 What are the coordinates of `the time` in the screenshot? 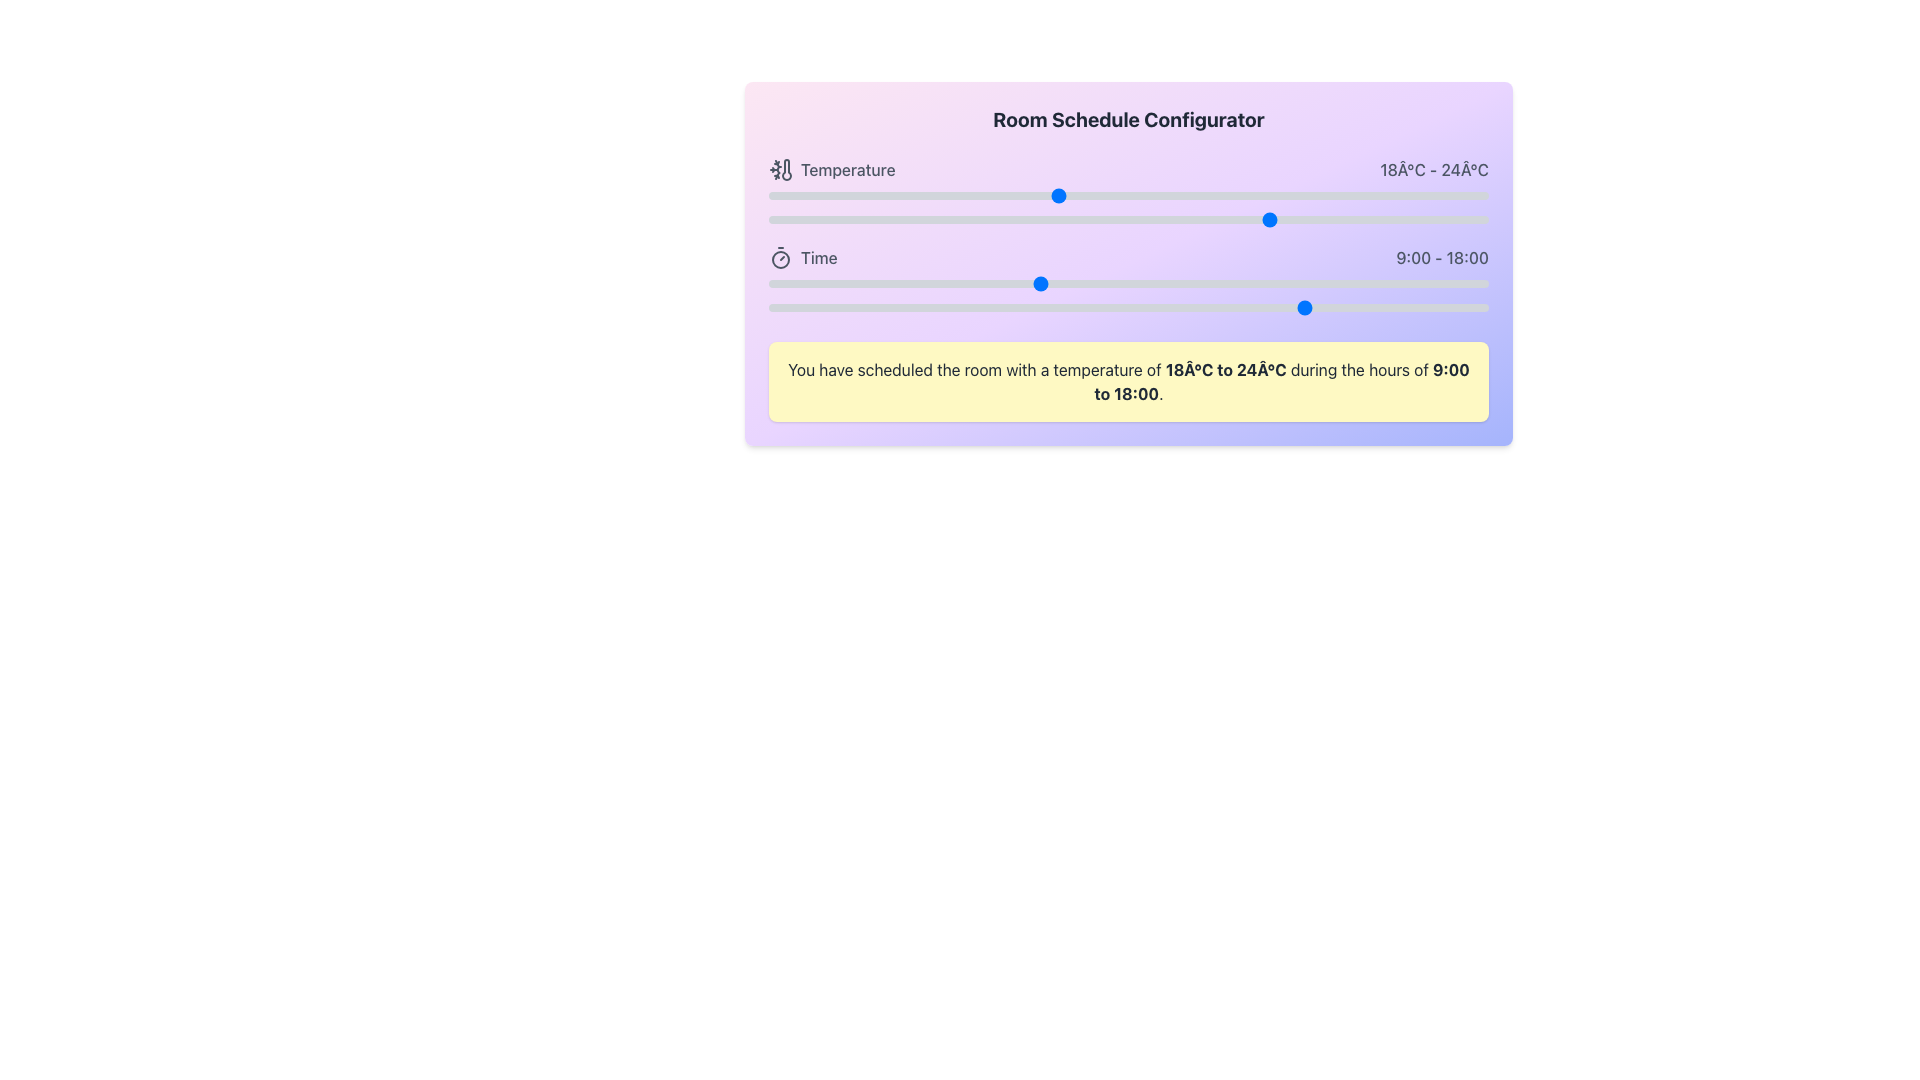 It's located at (1068, 308).